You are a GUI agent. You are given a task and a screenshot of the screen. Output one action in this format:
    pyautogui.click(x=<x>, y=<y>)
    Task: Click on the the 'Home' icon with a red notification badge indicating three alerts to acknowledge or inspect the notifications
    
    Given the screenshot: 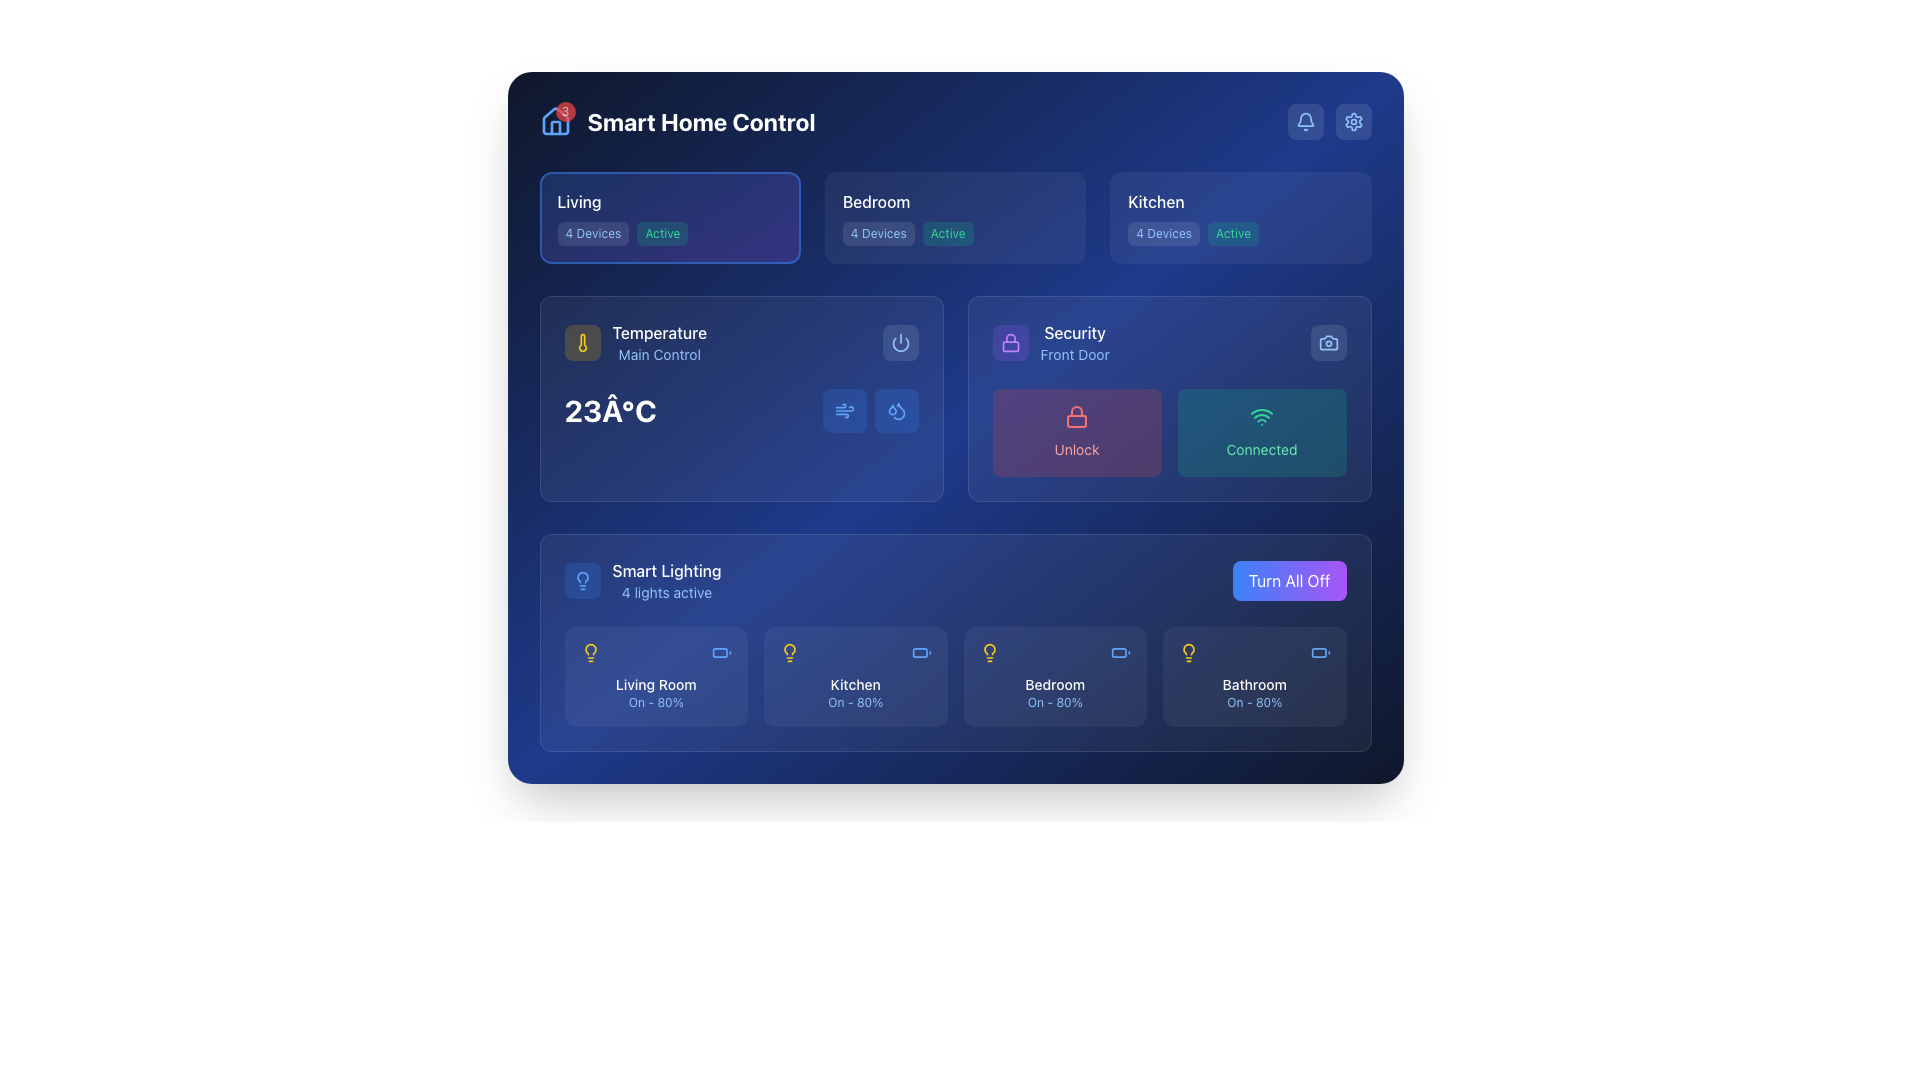 What is the action you would take?
    pyautogui.click(x=555, y=122)
    